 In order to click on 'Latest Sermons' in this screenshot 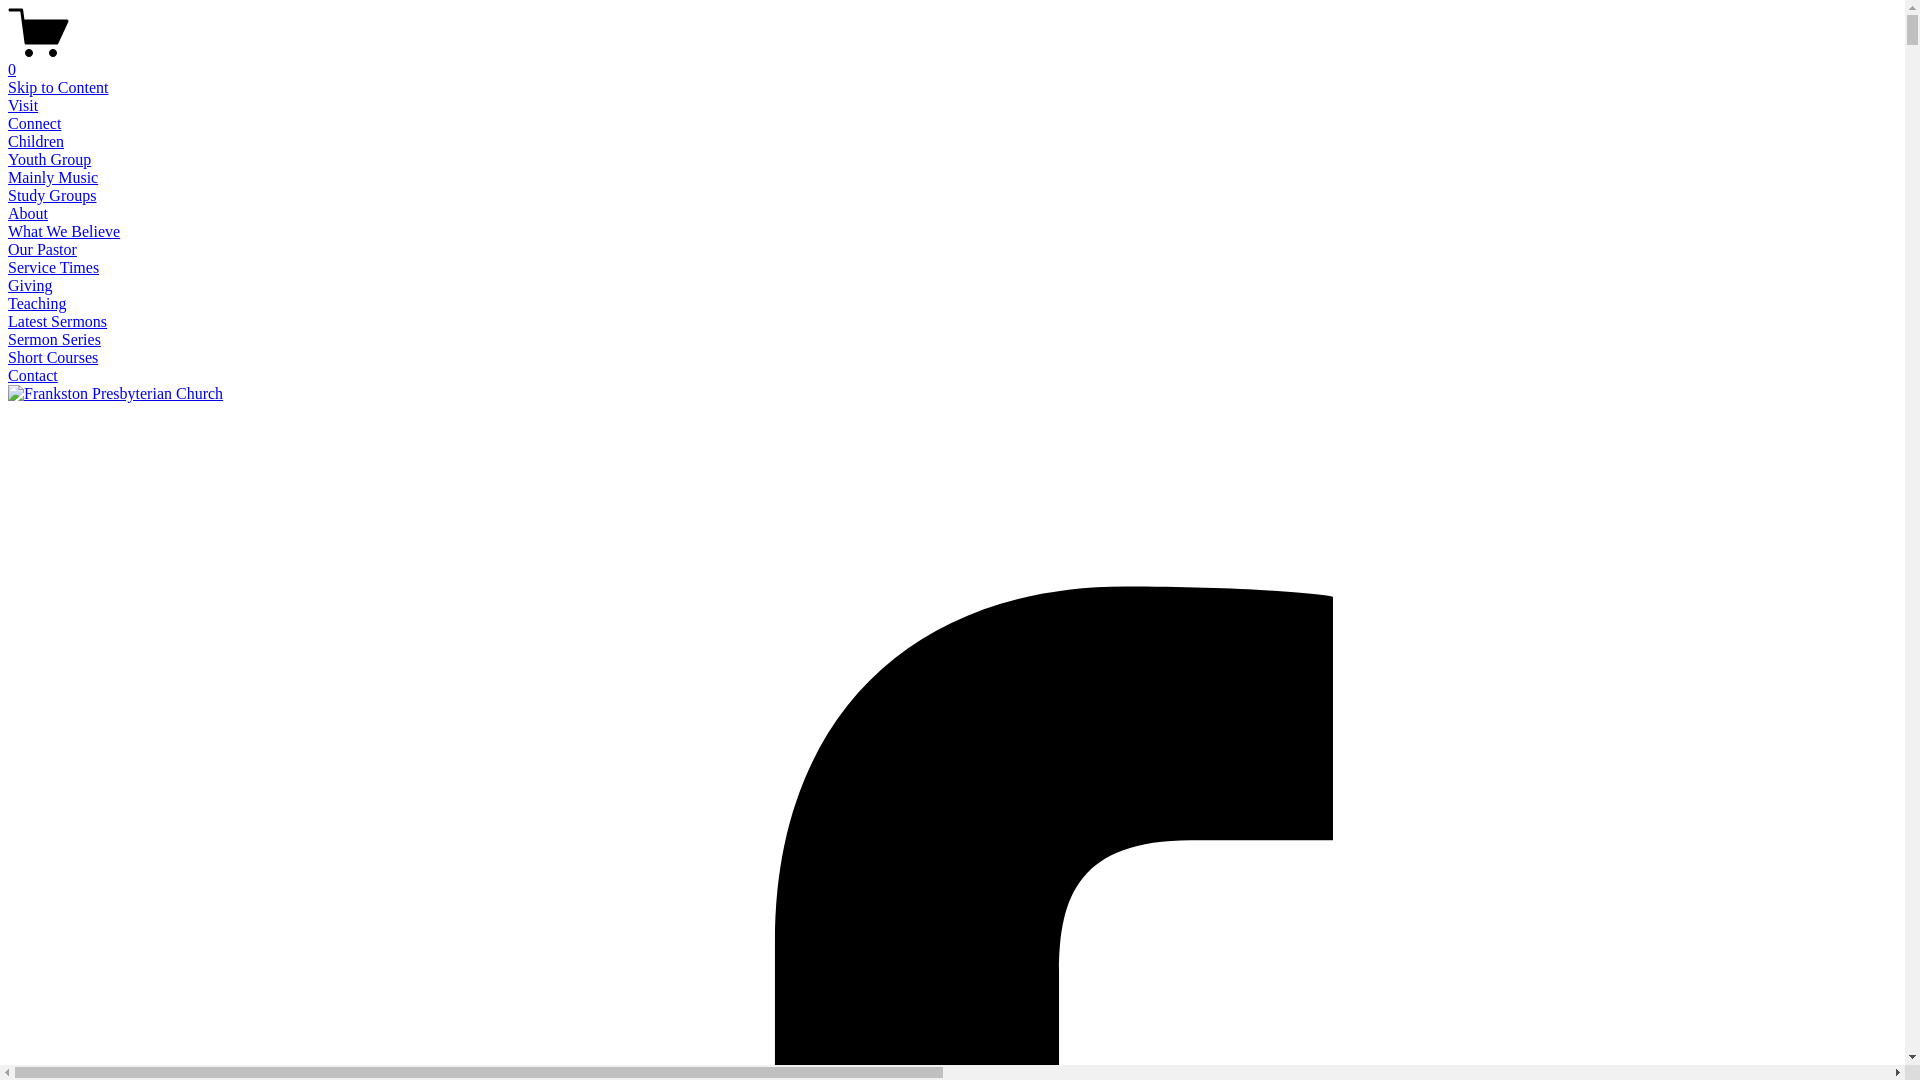, I will do `click(57, 320)`.